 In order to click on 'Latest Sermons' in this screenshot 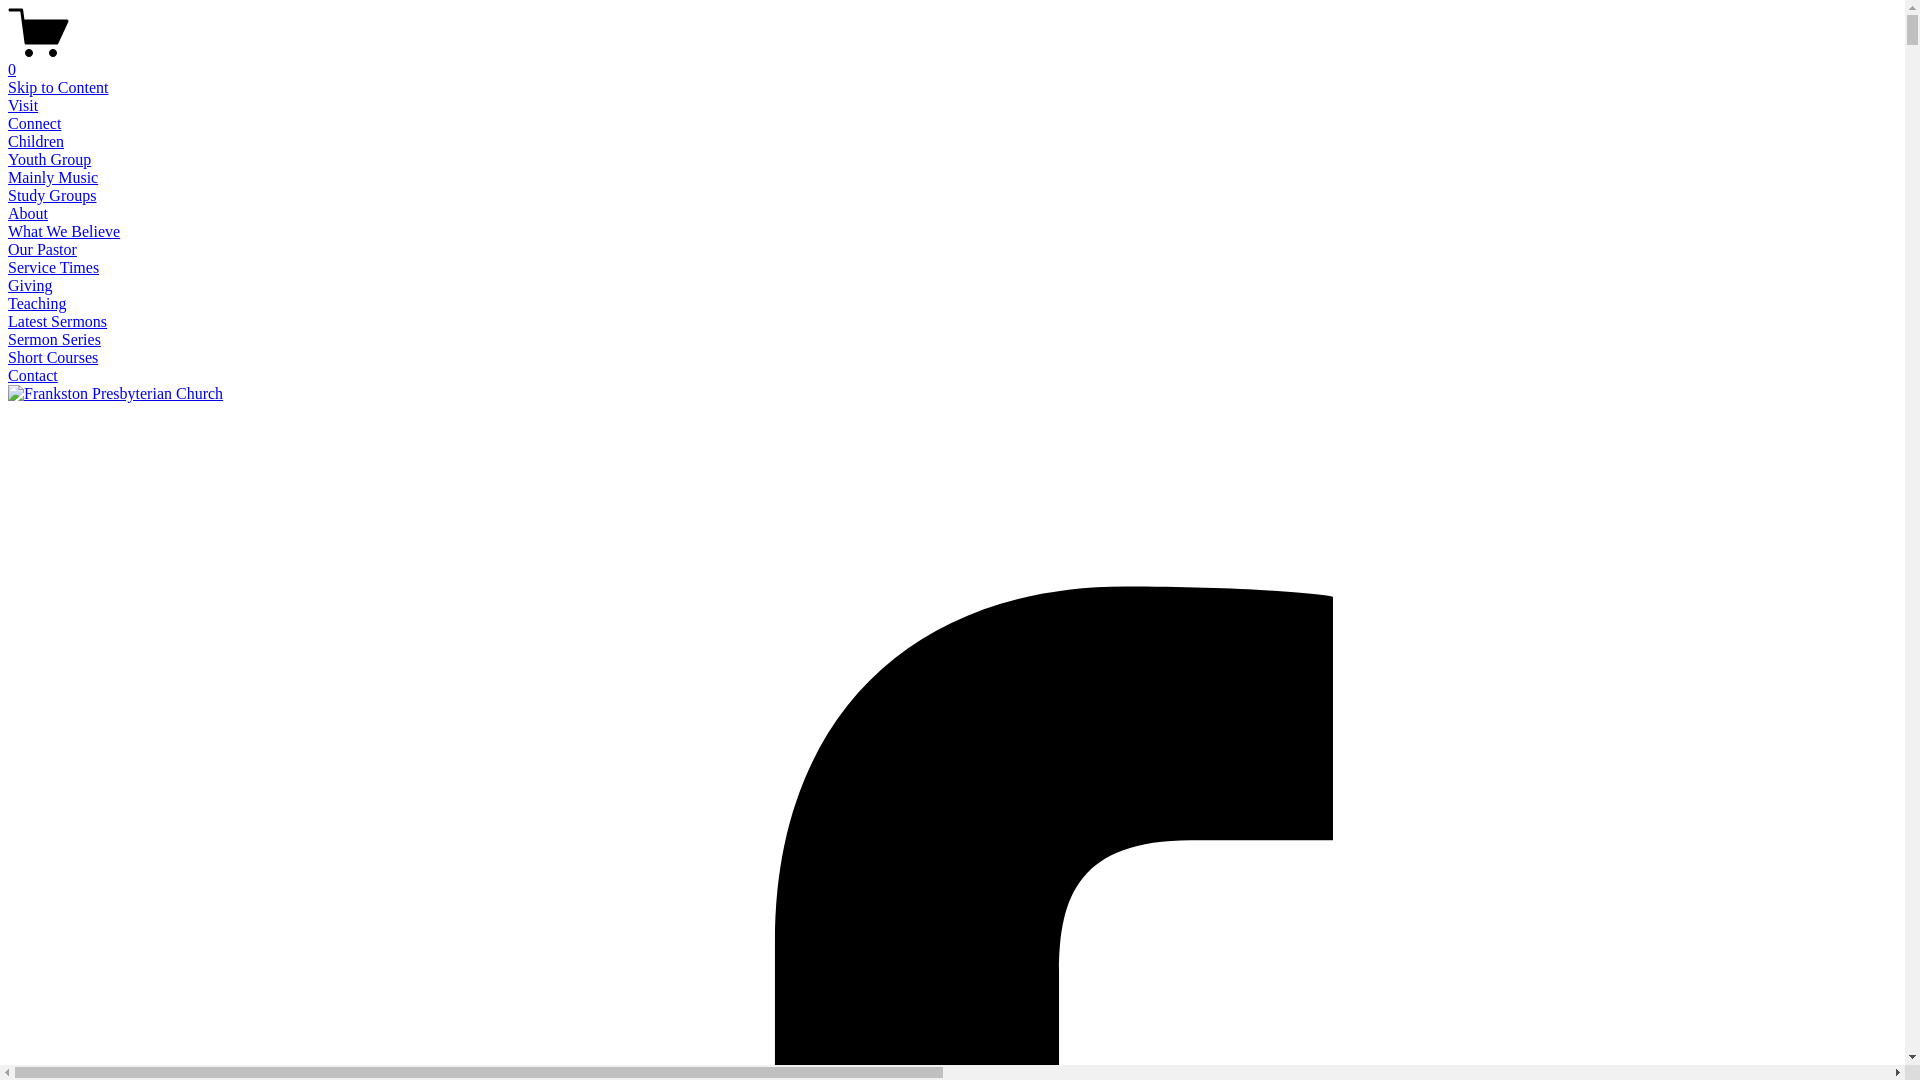, I will do `click(57, 320)`.